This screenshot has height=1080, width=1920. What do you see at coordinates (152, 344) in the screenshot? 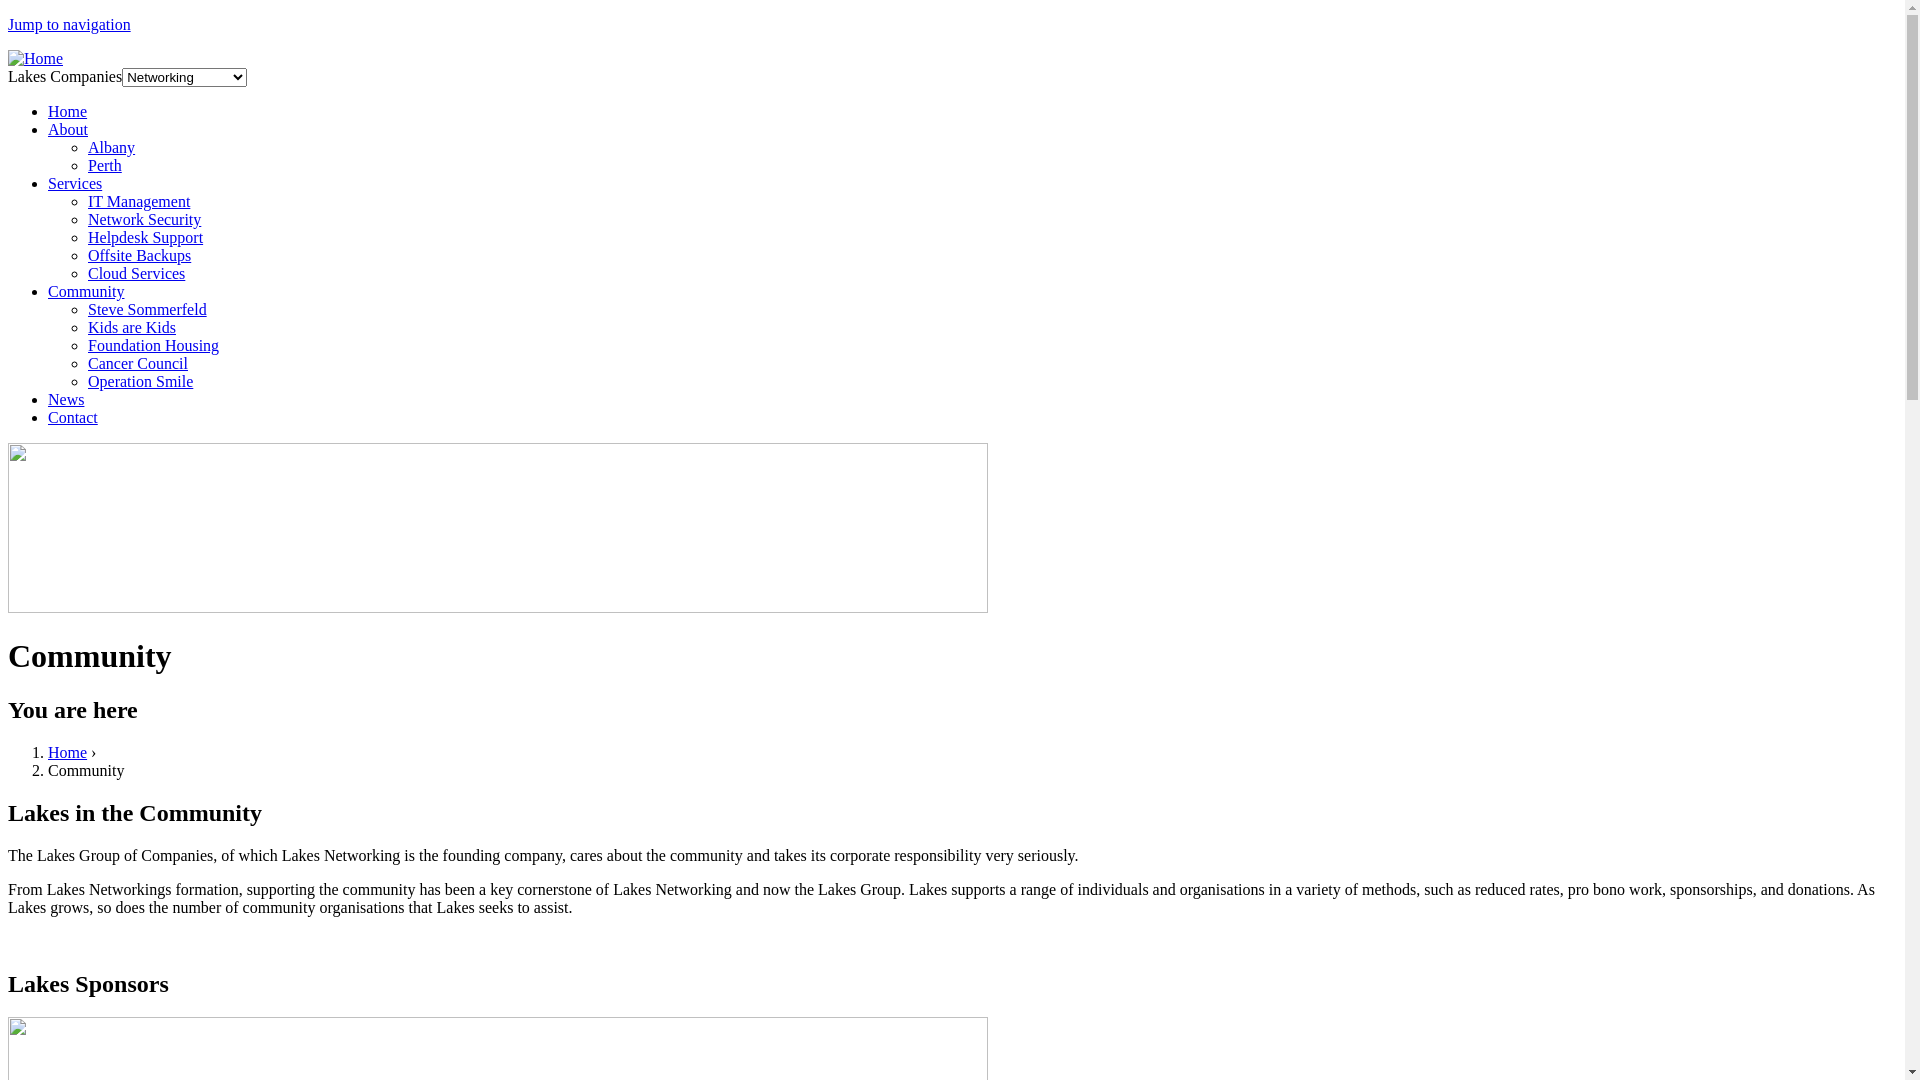
I see `'Foundation Housing'` at bounding box center [152, 344].